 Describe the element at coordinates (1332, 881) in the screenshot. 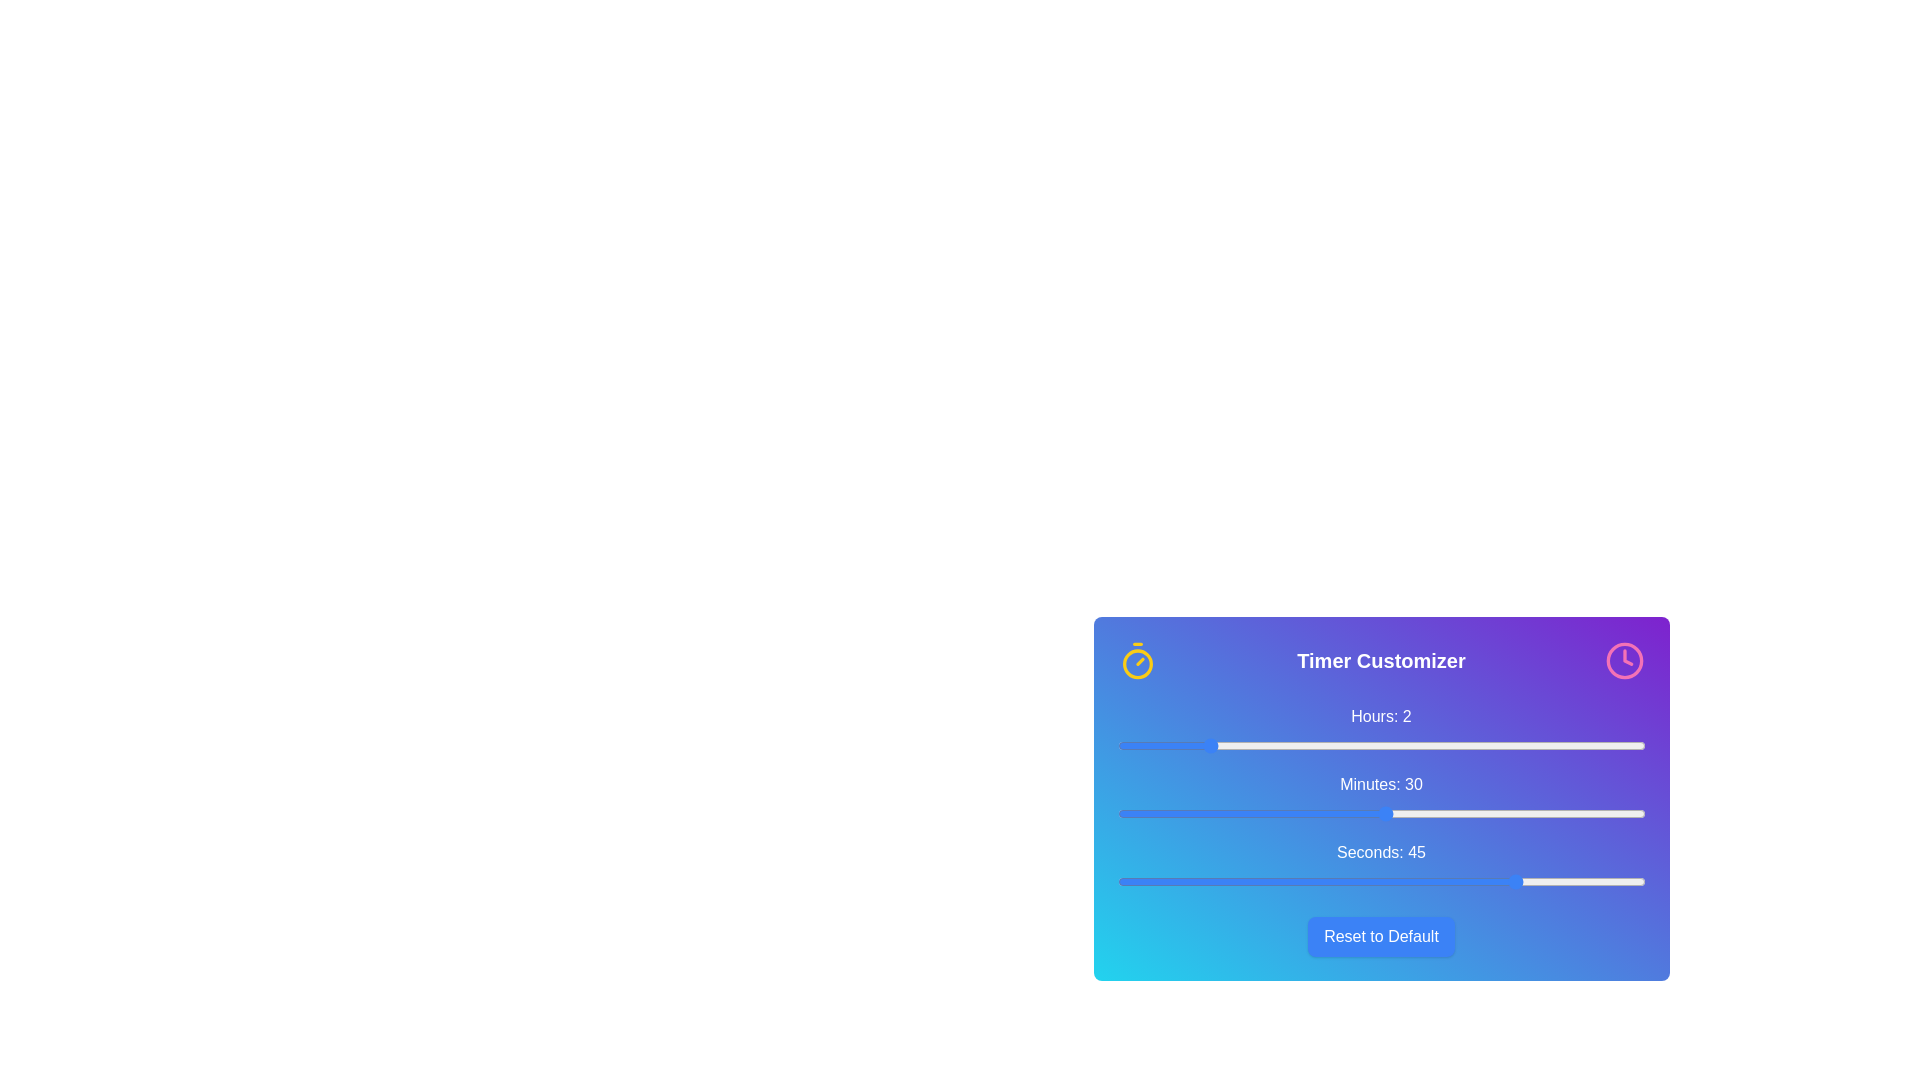

I see `the 'seconds' slider to set the value to 24` at that location.